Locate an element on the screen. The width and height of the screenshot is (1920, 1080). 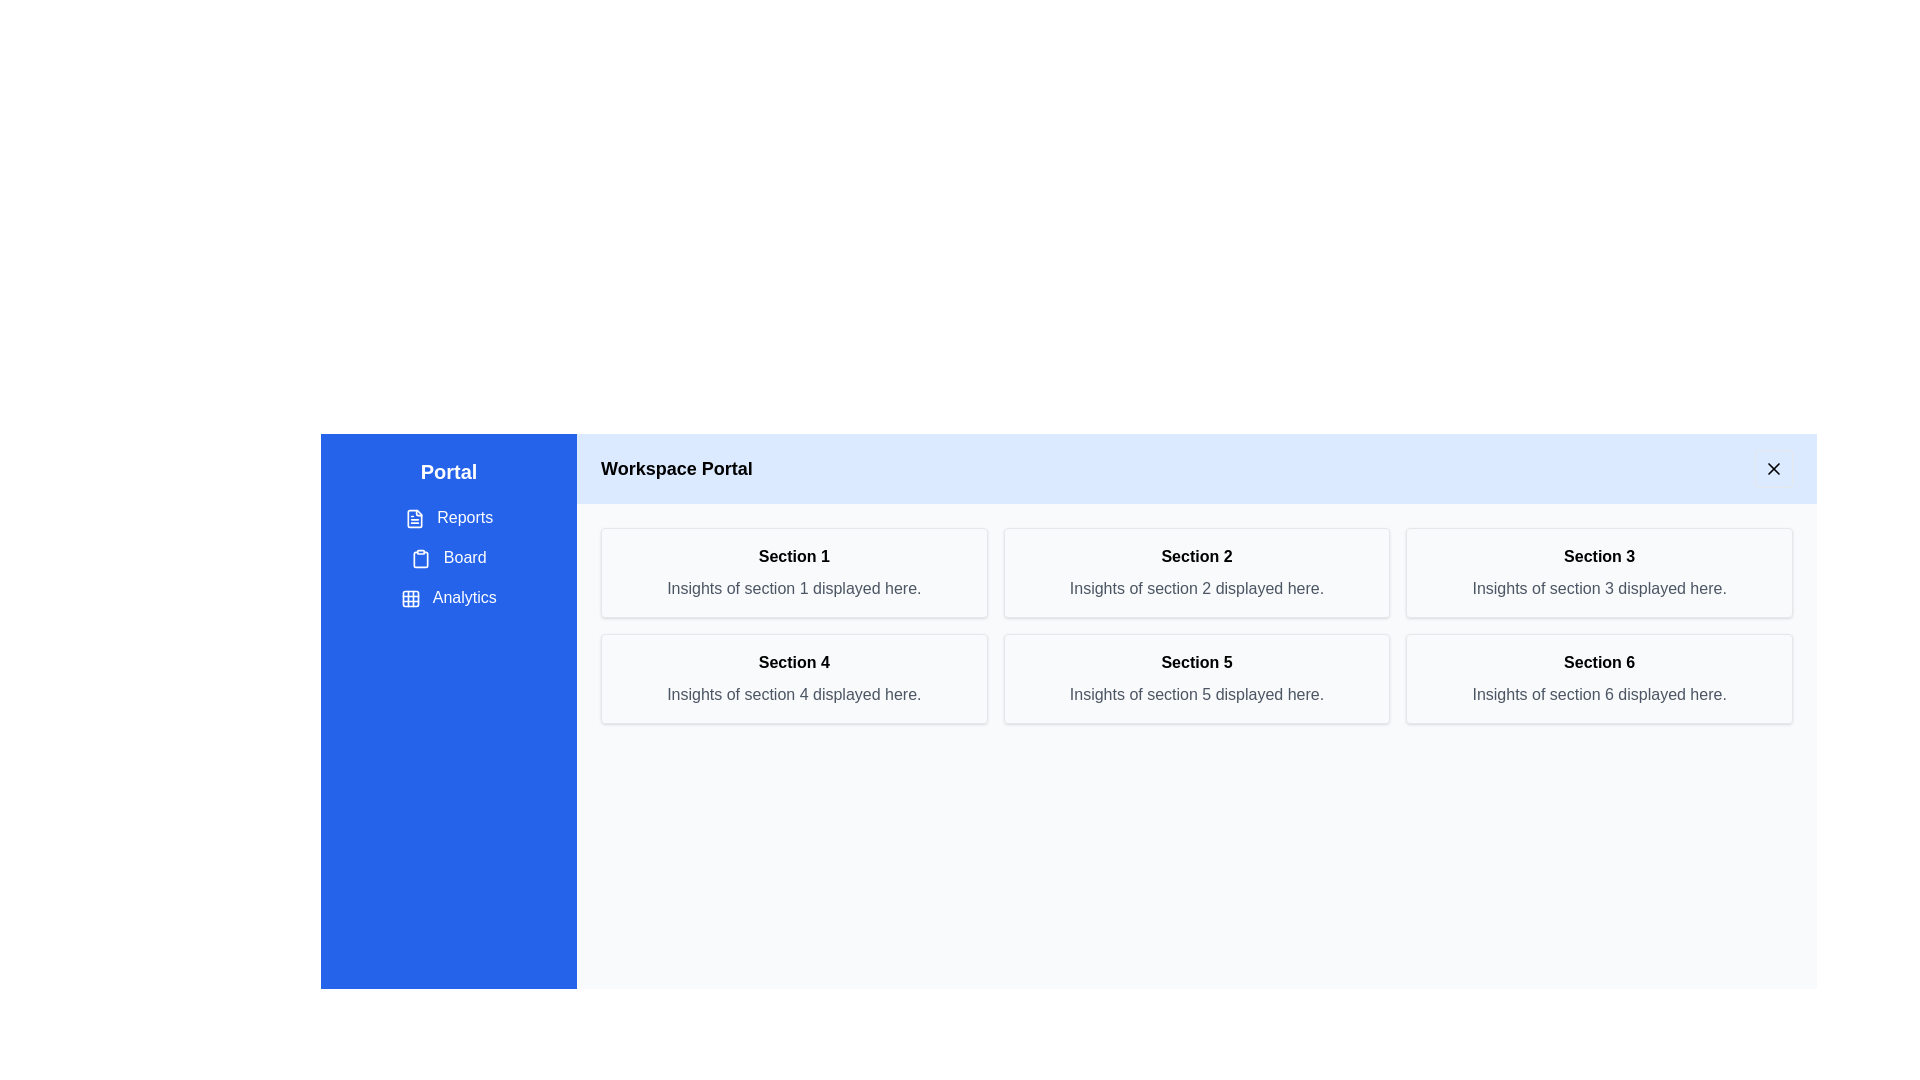
the title or header text located in the second box of the first row in a grid layout, which is positioned between 'Section 1' and 'Section 3' is located at coordinates (1196, 556).